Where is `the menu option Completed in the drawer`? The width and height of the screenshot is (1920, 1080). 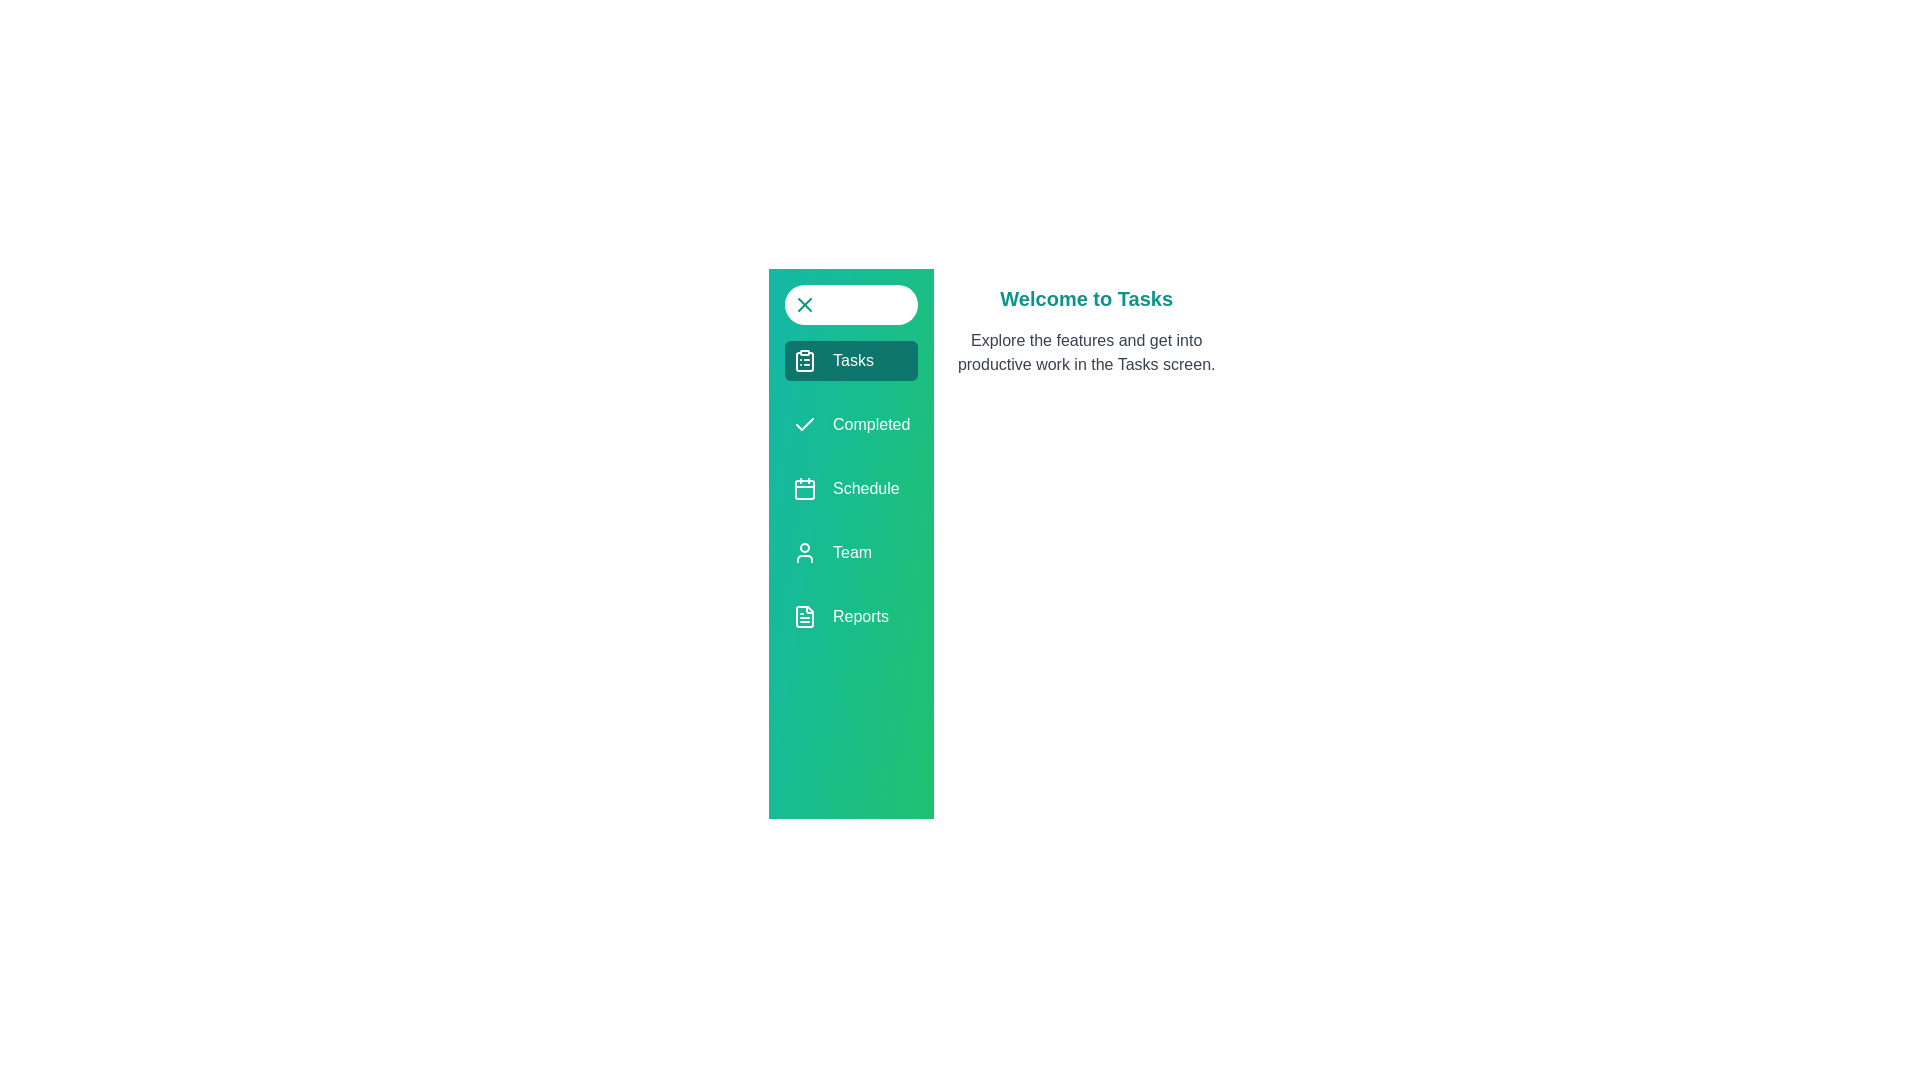
the menu option Completed in the drawer is located at coordinates (851, 423).